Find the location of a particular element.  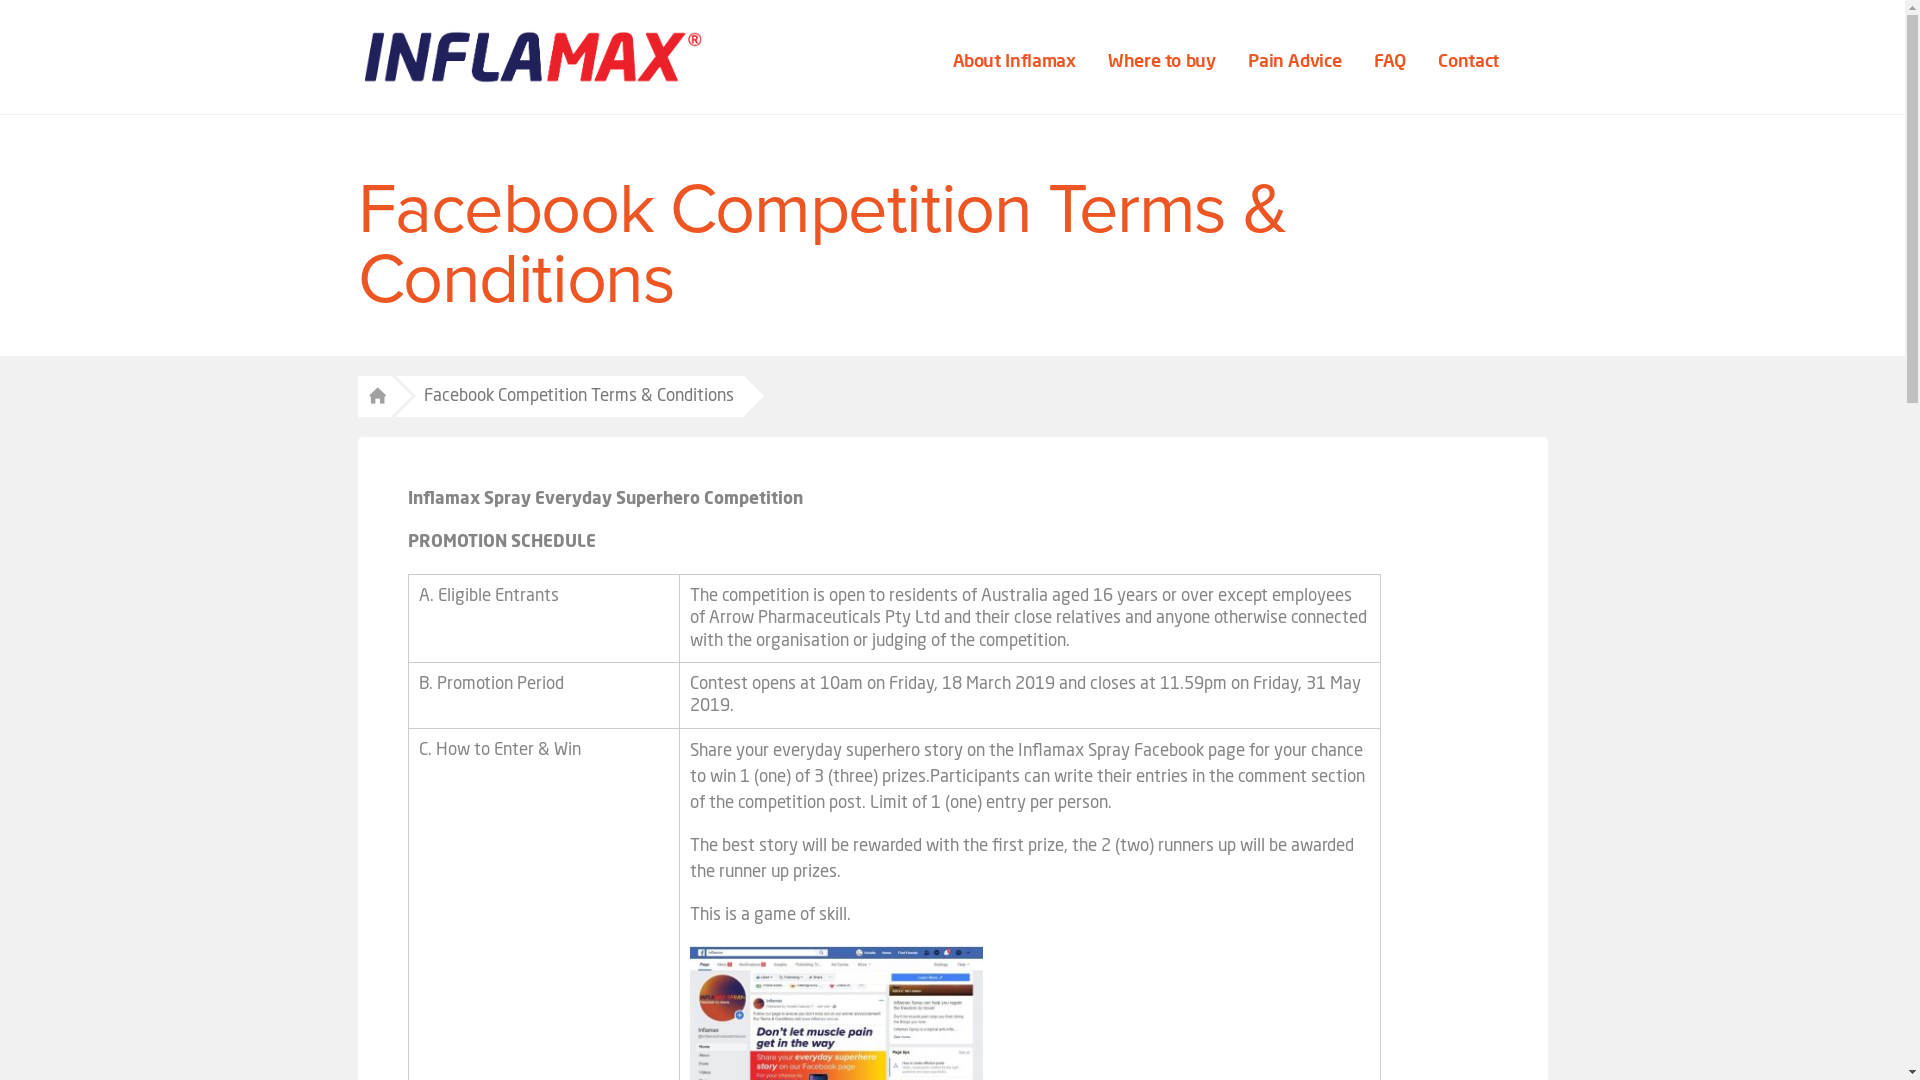

'Where to buy ' is located at coordinates (1163, 60).